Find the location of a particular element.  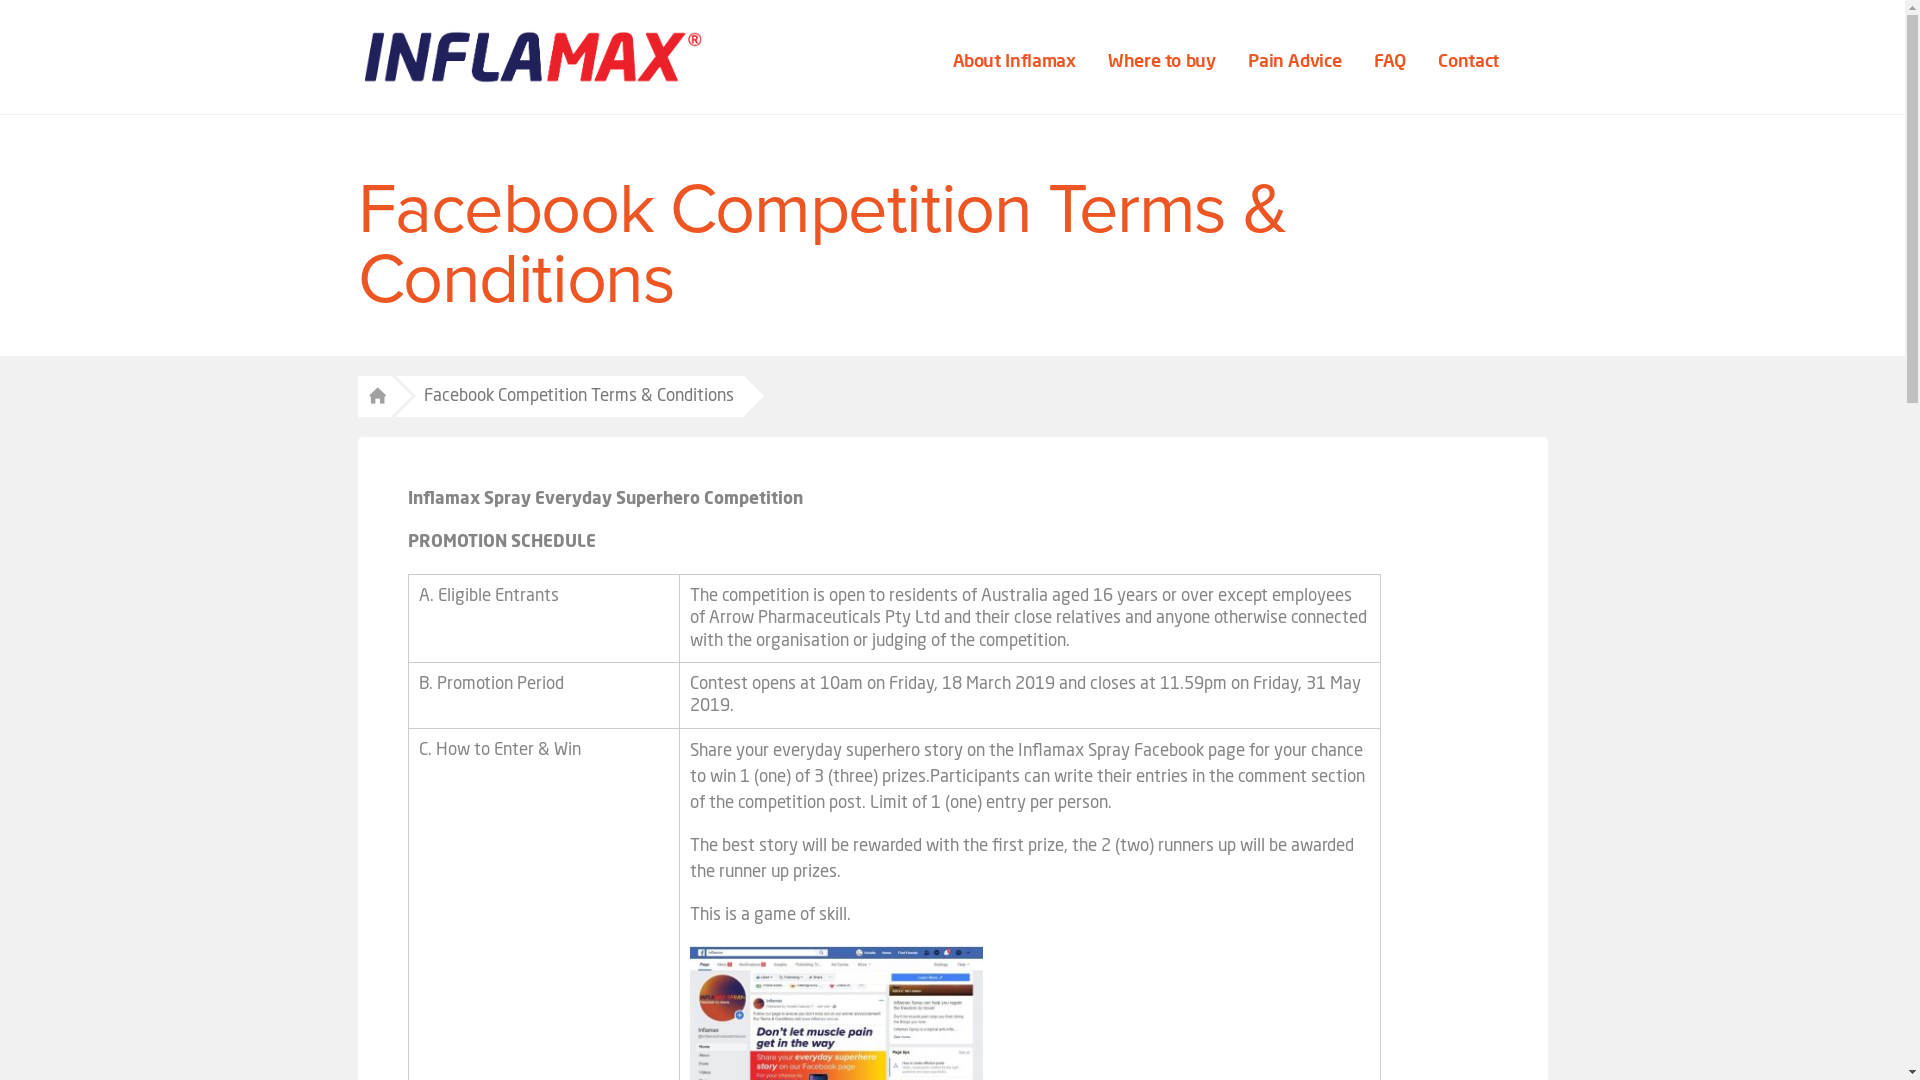

'Where to buy ' is located at coordinates (1163, 60).